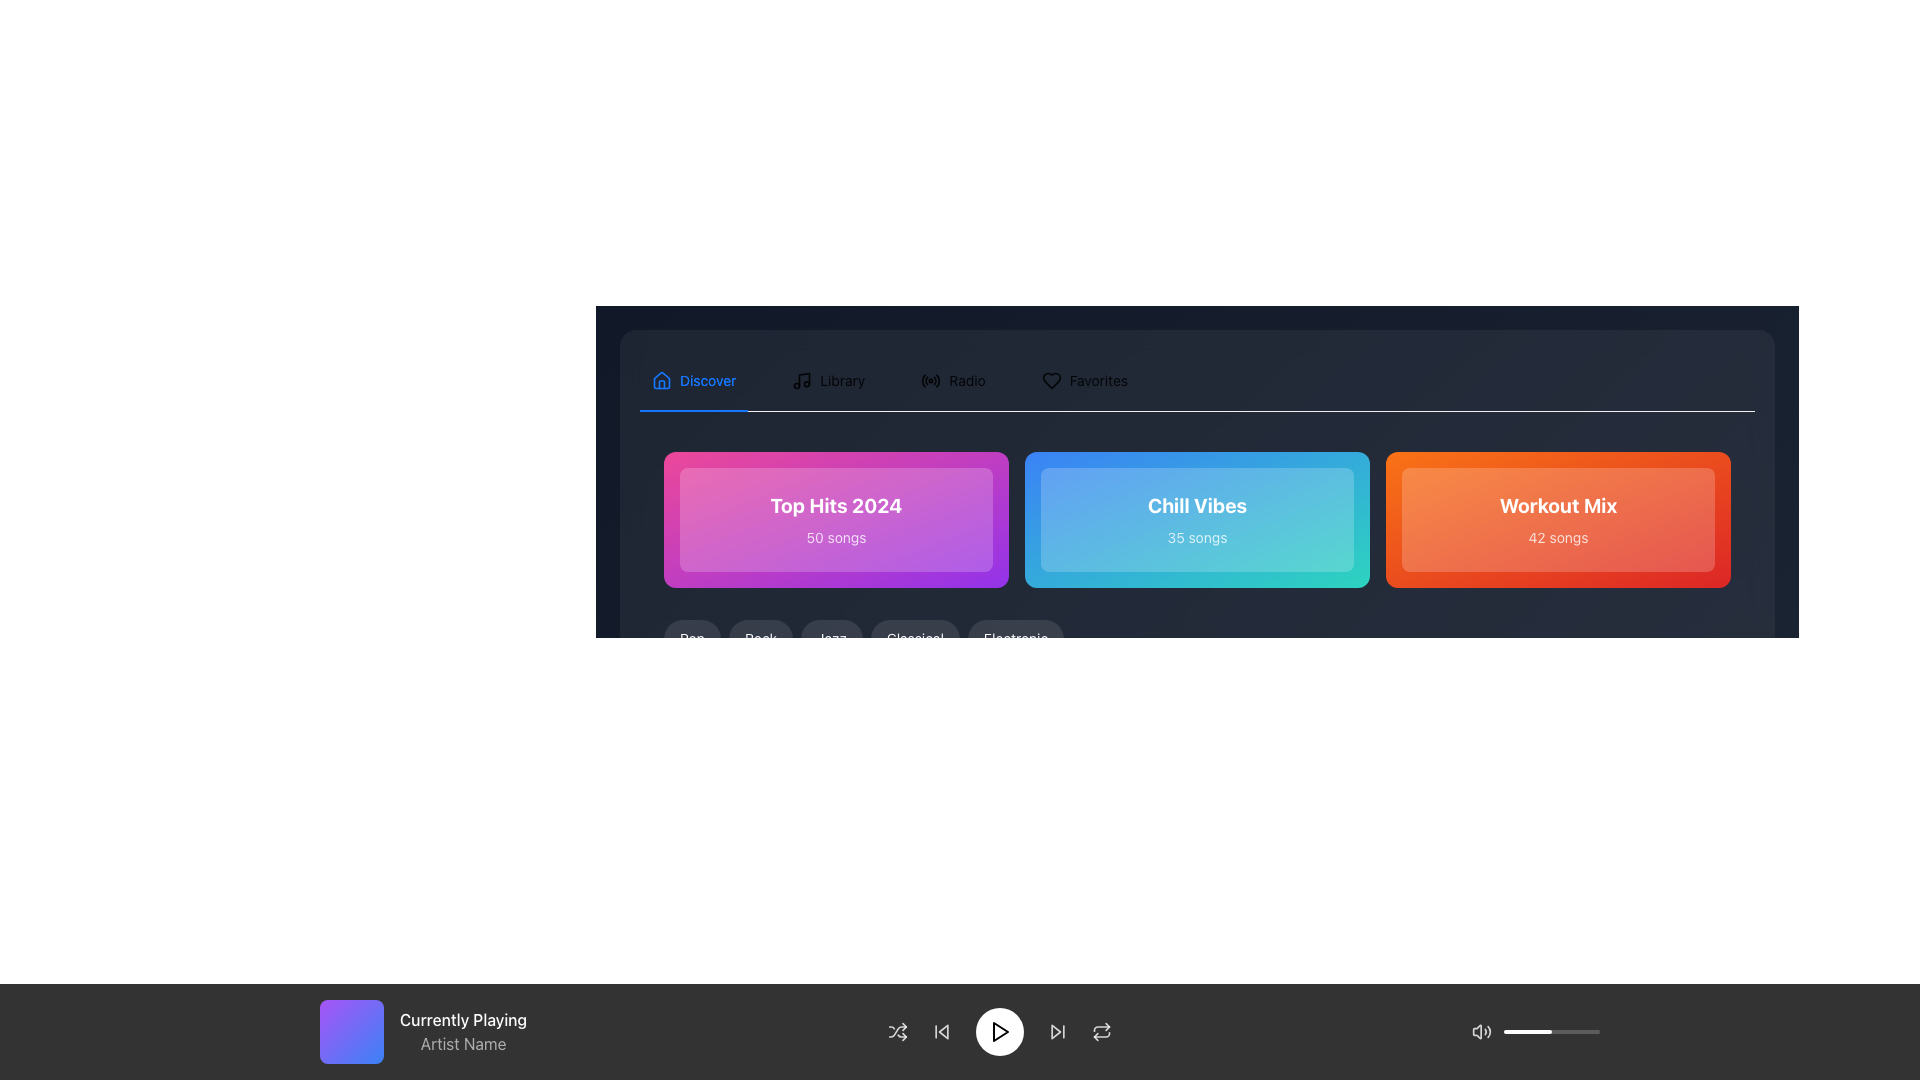  I want to click on the text label displaying 'Currently Playing' which is prominently shown in white against a dark background, located above 'Artist Name' and adjacent to a gradient-colored square icon, so click(462, 1019).